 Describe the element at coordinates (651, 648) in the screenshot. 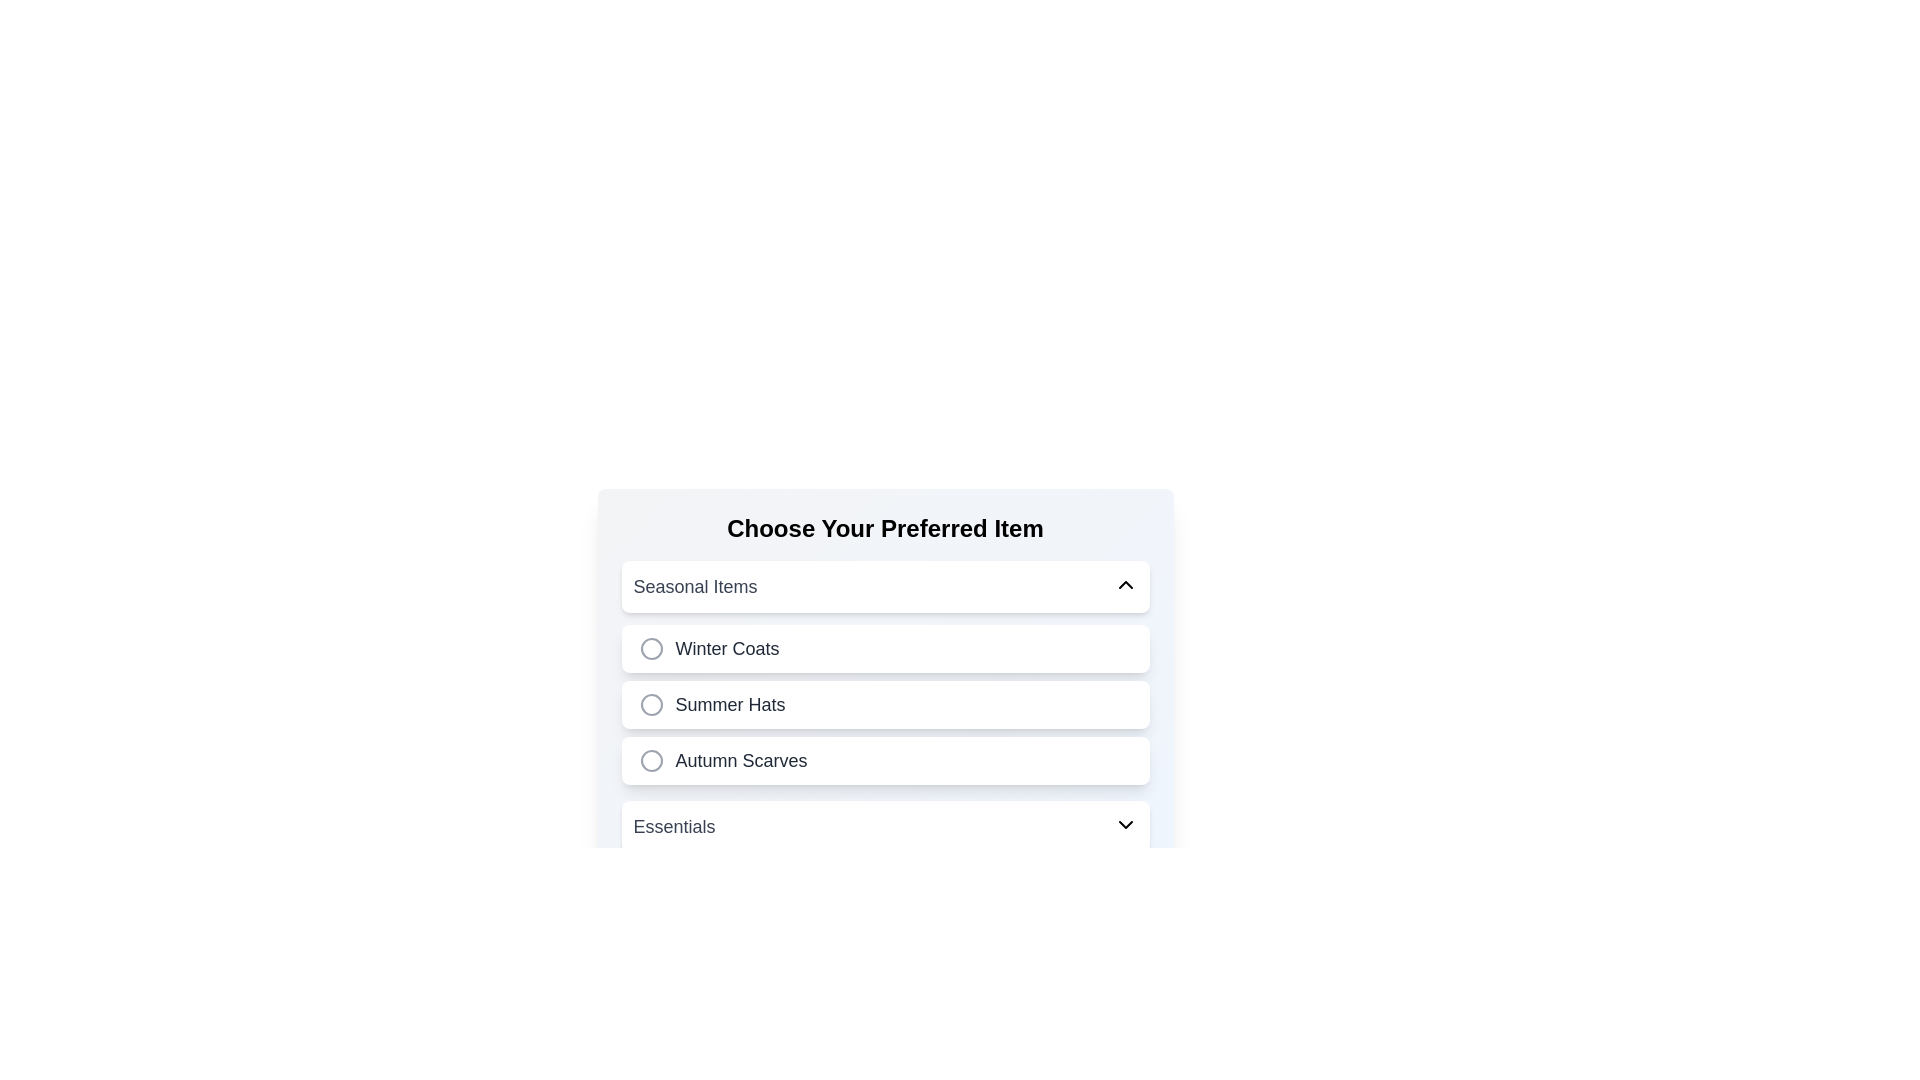

I see `the circular checkbox icon associated with the 'Winter Coats' option, which is styled as an outline with a thin gray border, located in the right section of its row` at that location.